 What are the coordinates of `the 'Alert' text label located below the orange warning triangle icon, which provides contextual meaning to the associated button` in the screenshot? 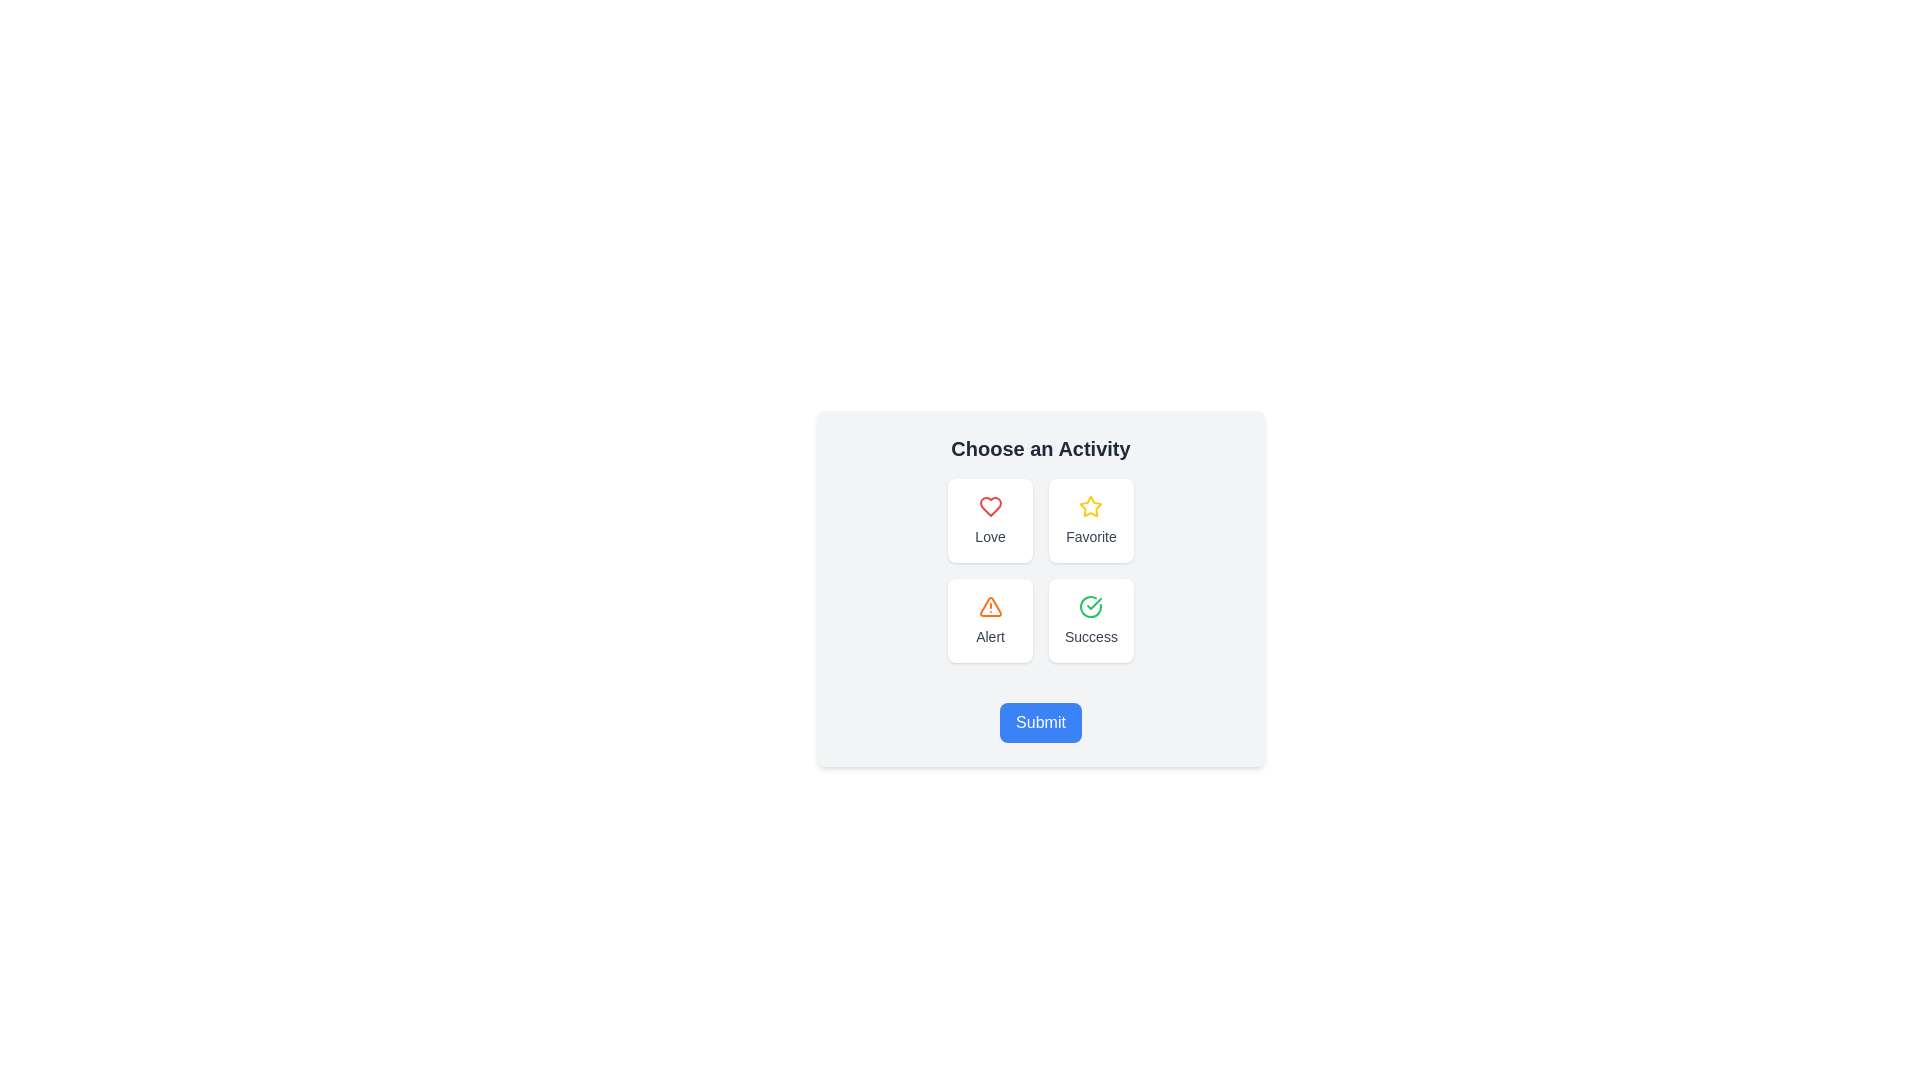 It's located at (990, 636).